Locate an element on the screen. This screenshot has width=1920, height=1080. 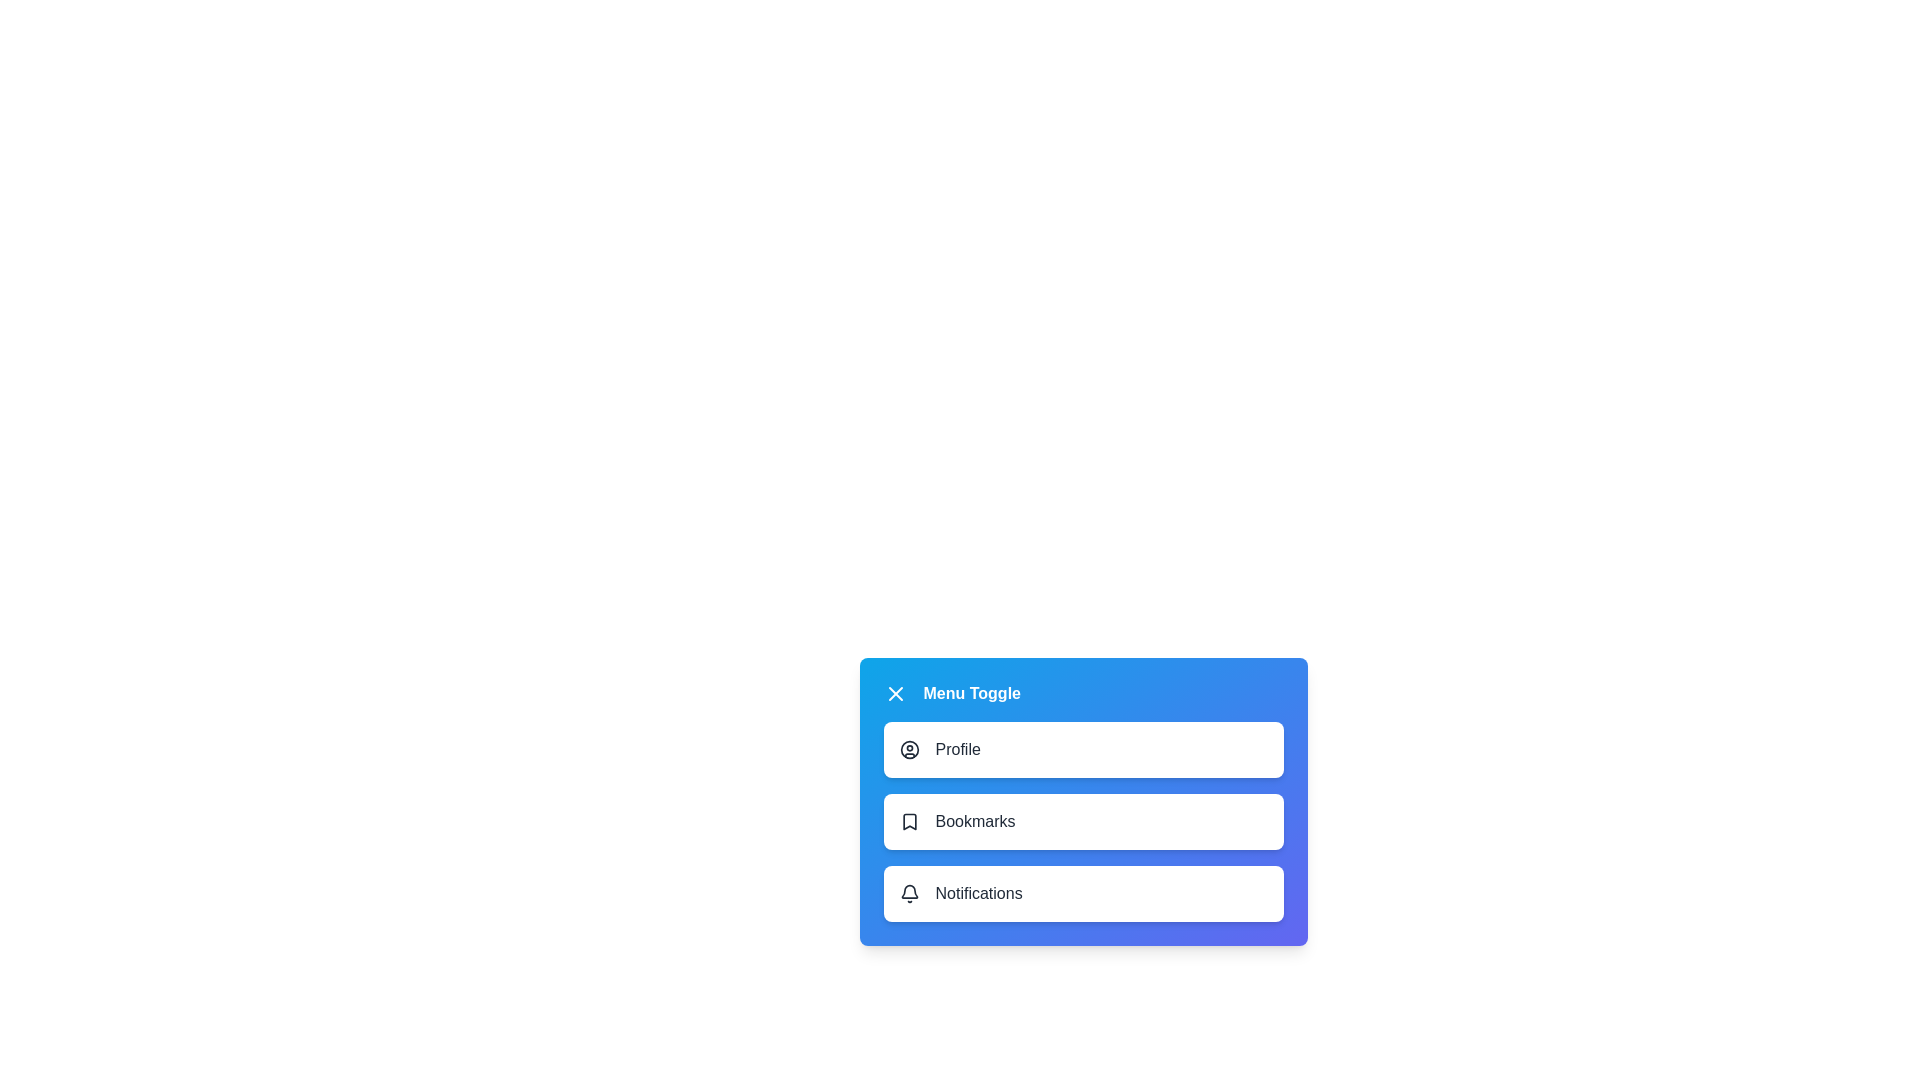
the menu item labeled Bookmarks to select it is located at coordinates (1082, 821).